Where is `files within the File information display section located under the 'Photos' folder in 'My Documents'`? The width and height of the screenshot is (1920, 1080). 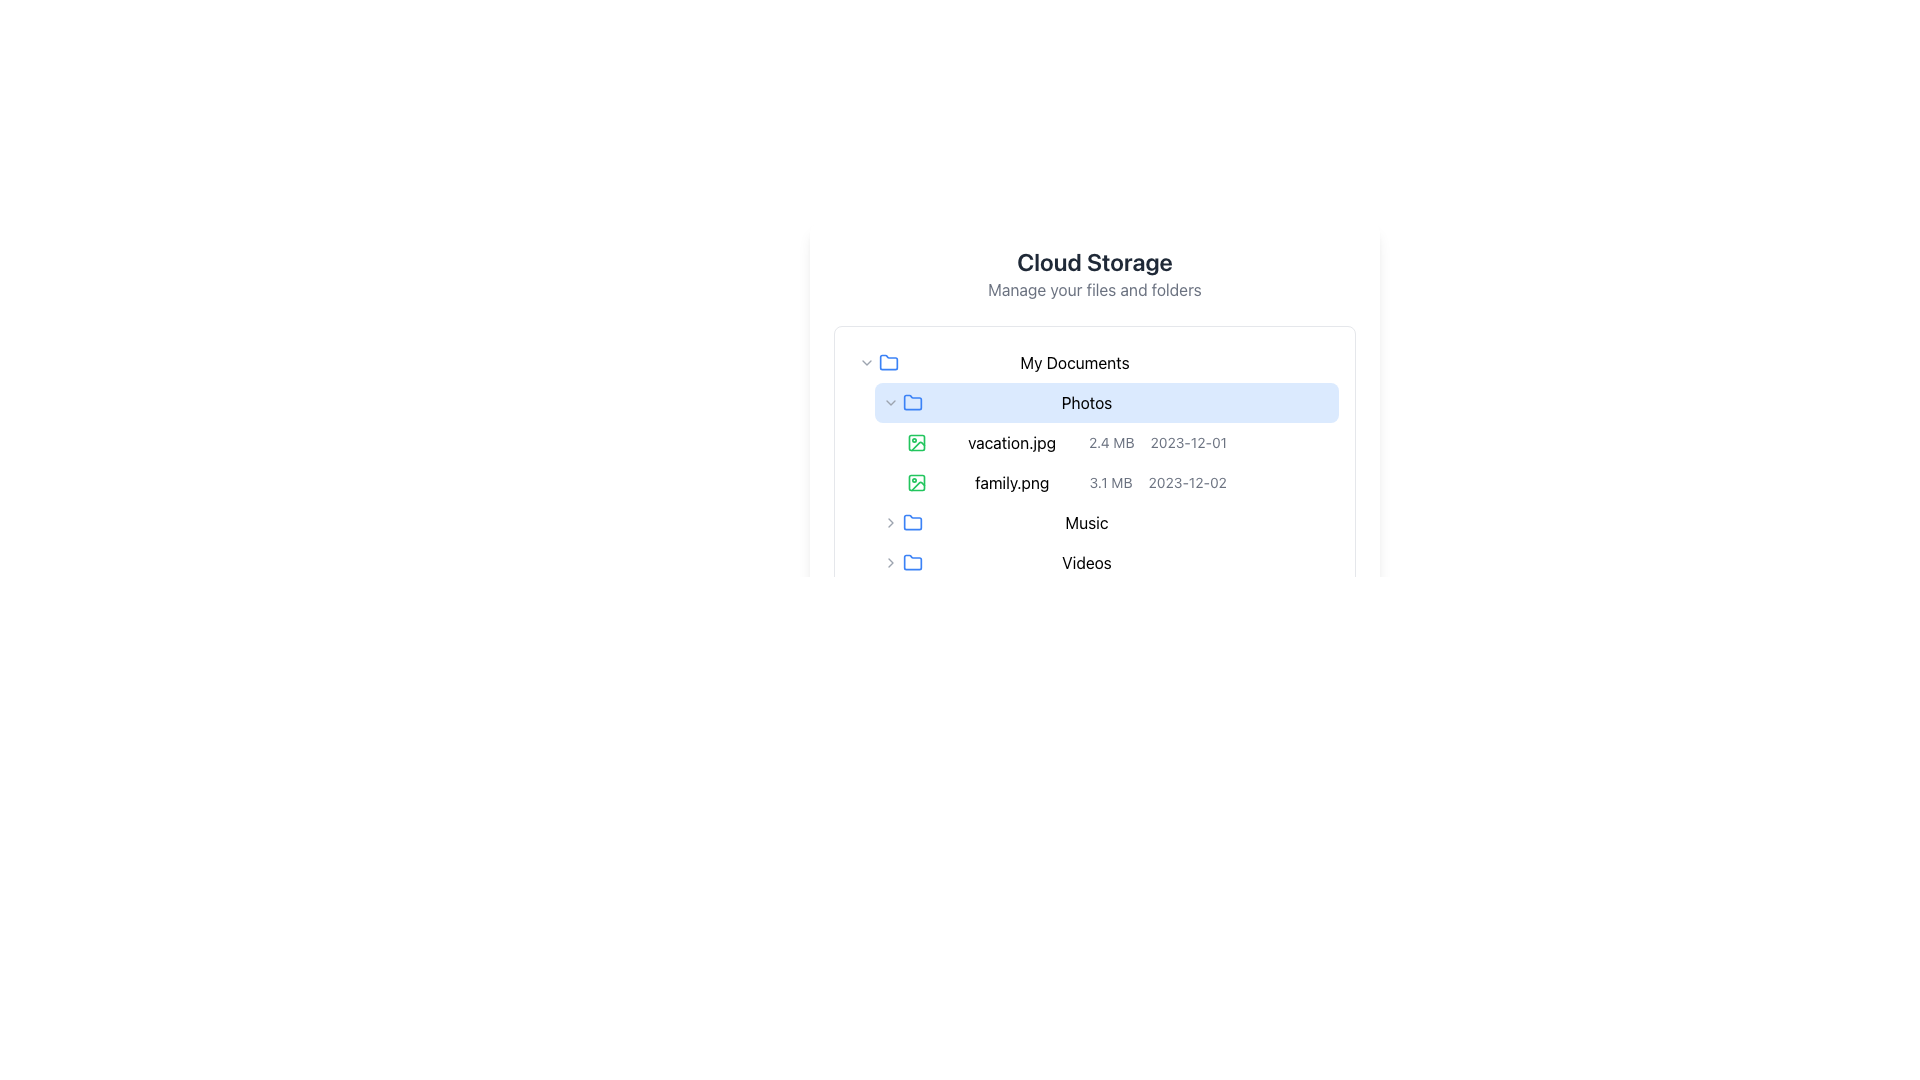
files within the File information display section located under the 'Photos' folder in 'My Documents' is located at coordinates (1093, 482).